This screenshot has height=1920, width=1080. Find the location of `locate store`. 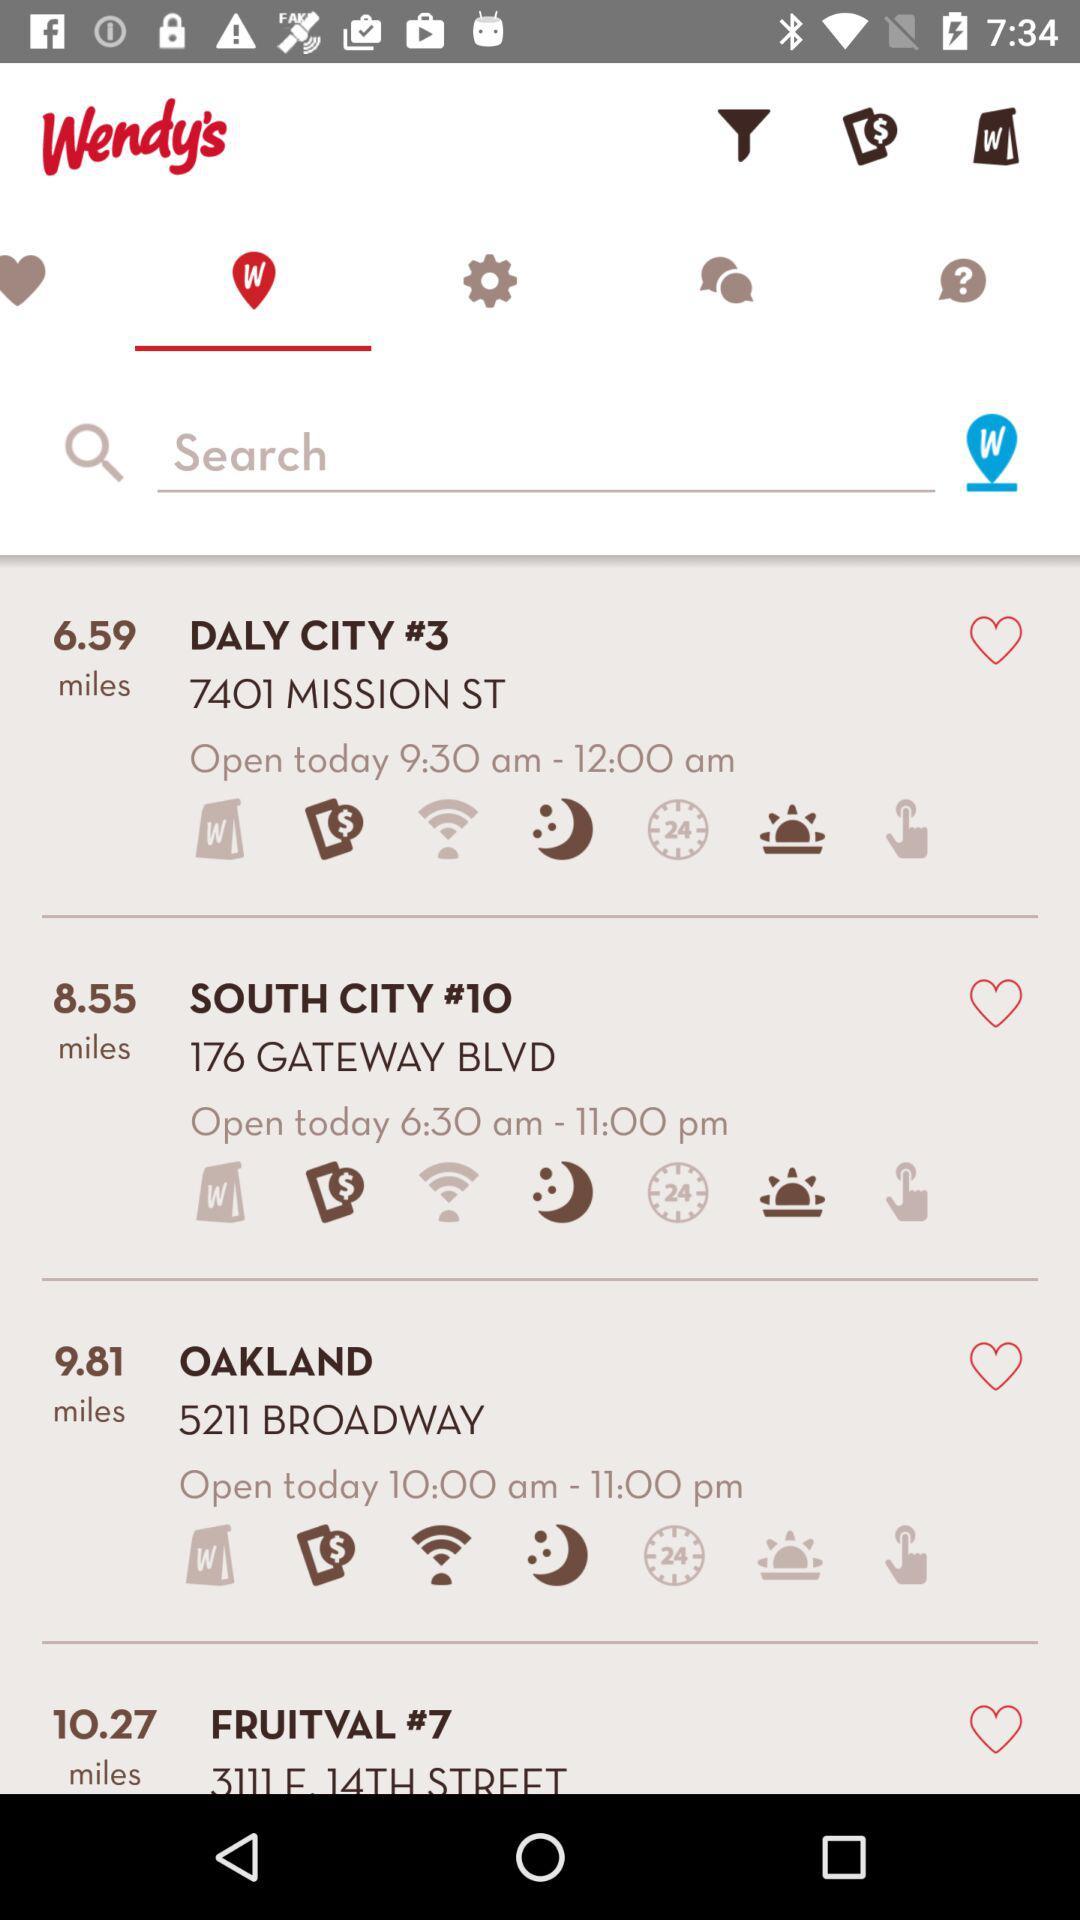

locate store is located at coordinates (991, 451).